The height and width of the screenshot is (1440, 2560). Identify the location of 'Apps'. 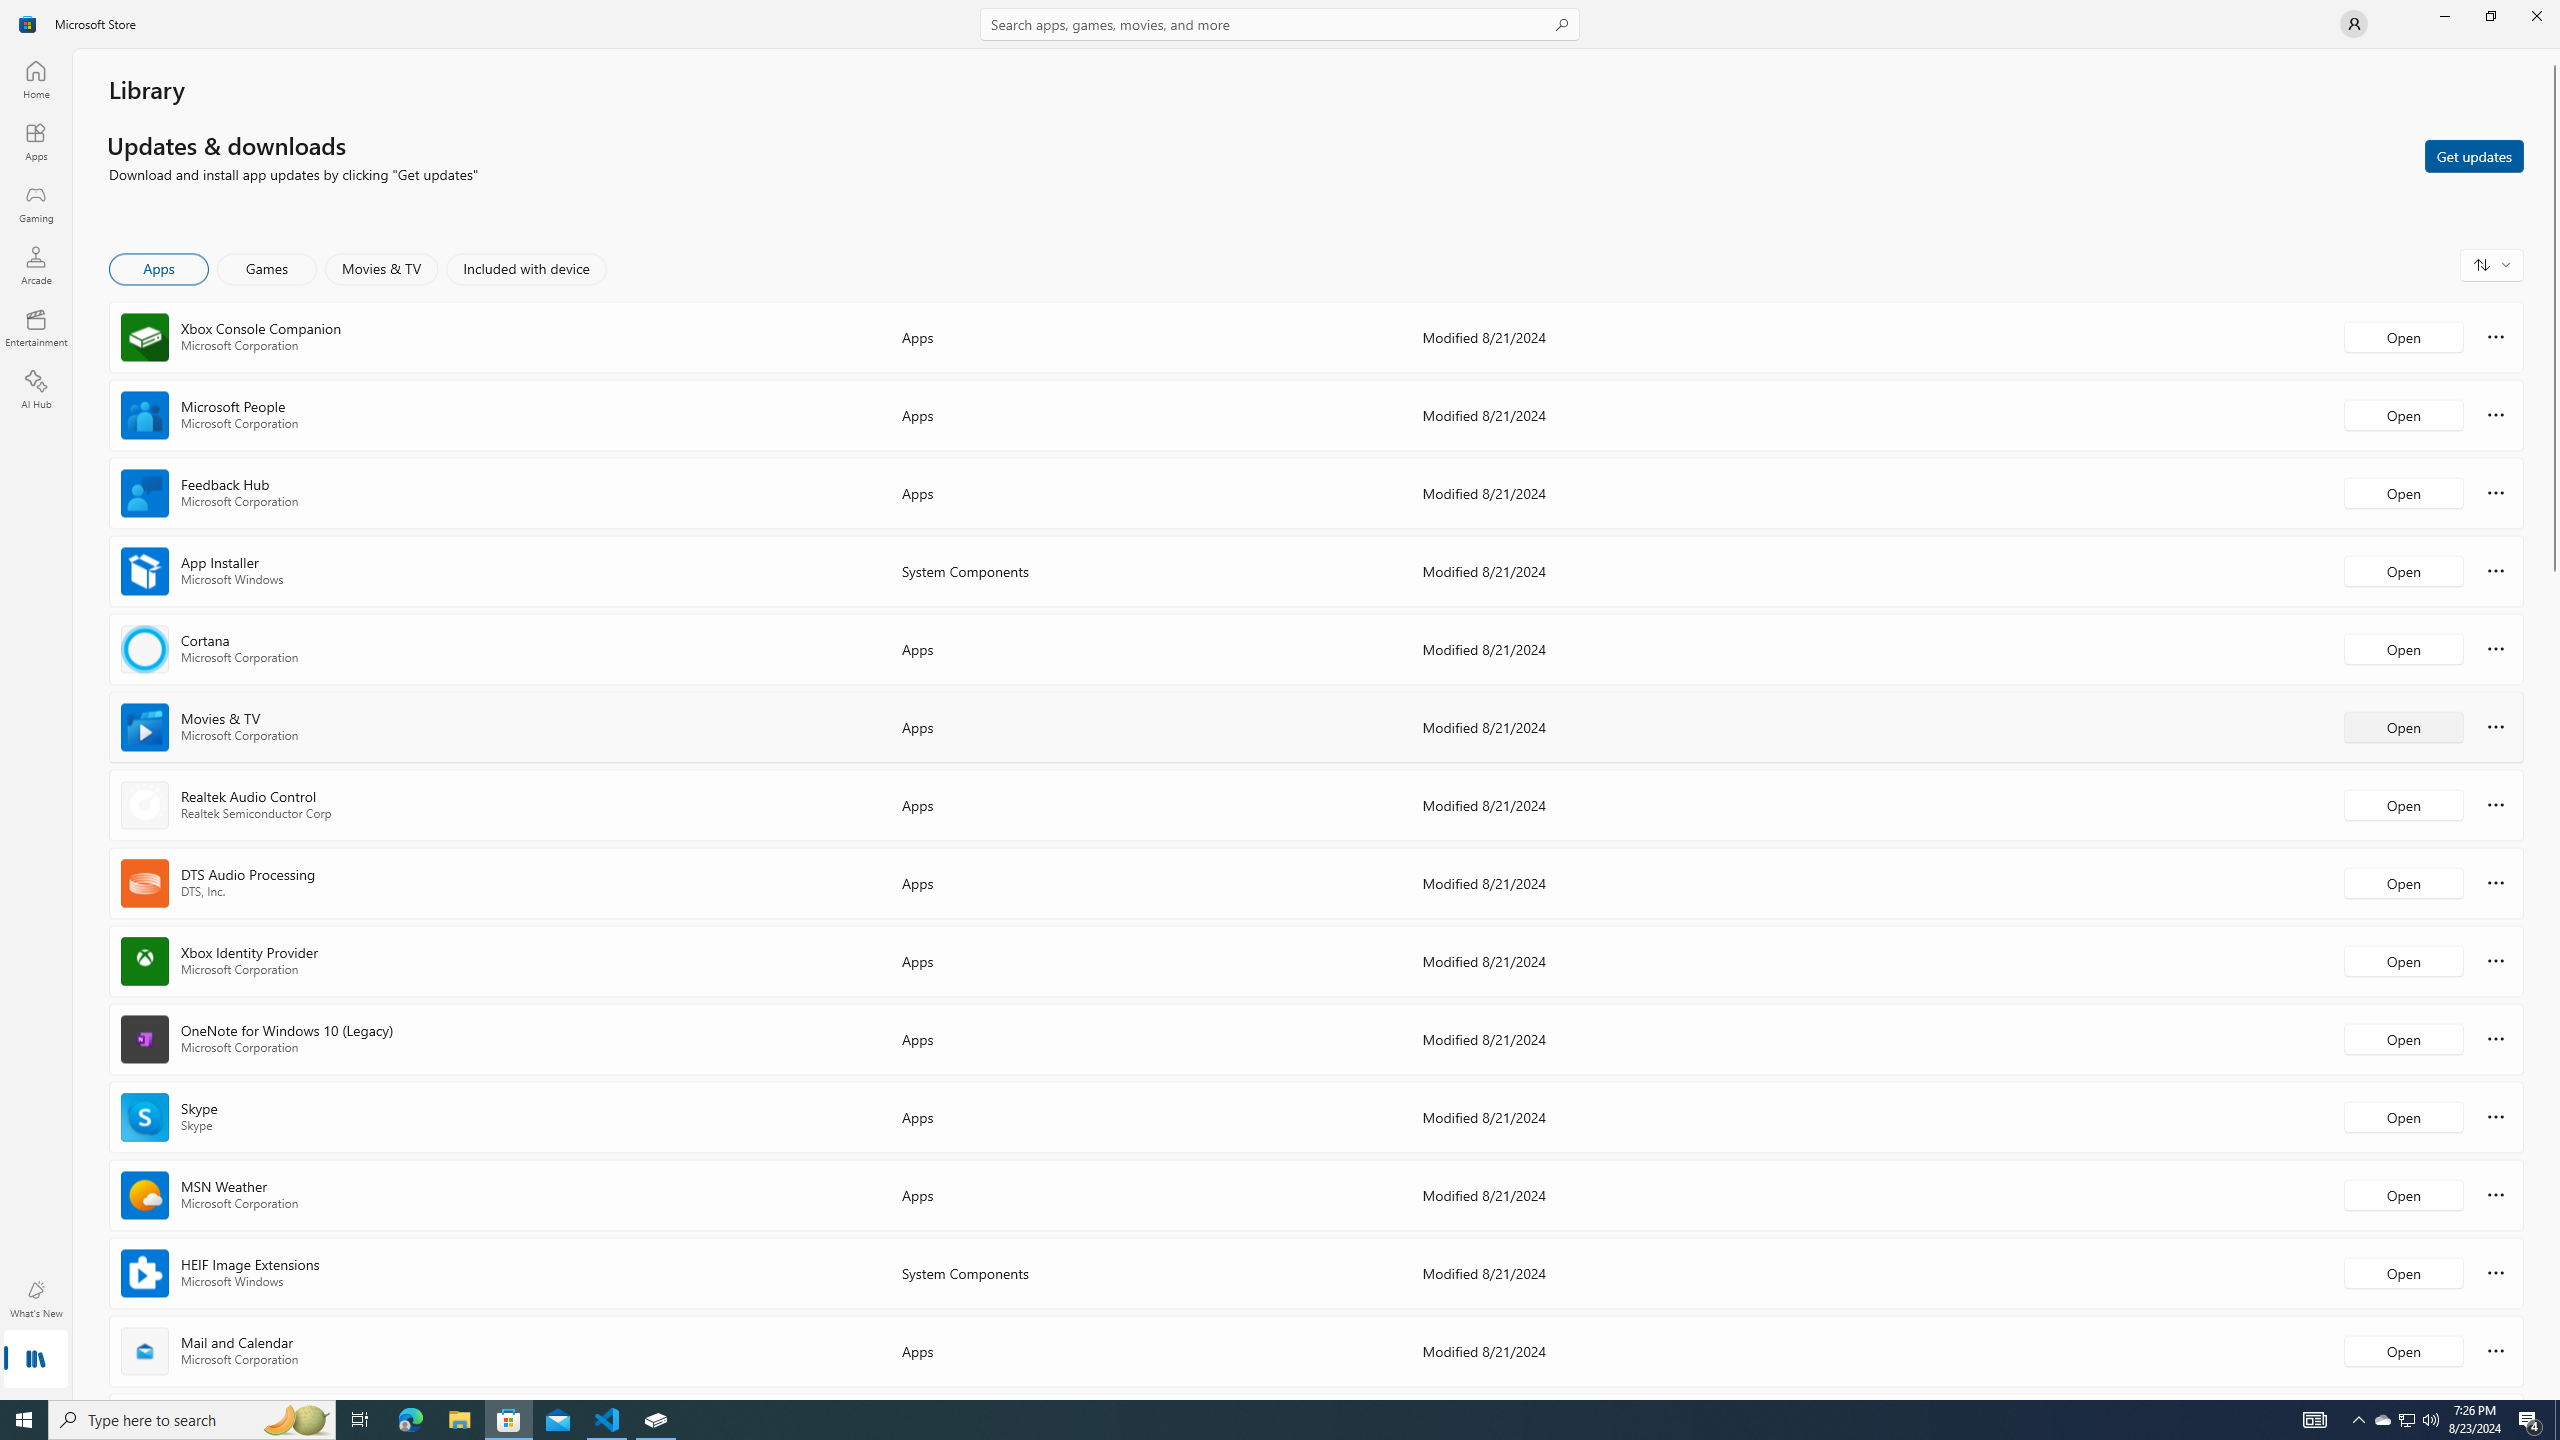
(34, 141).